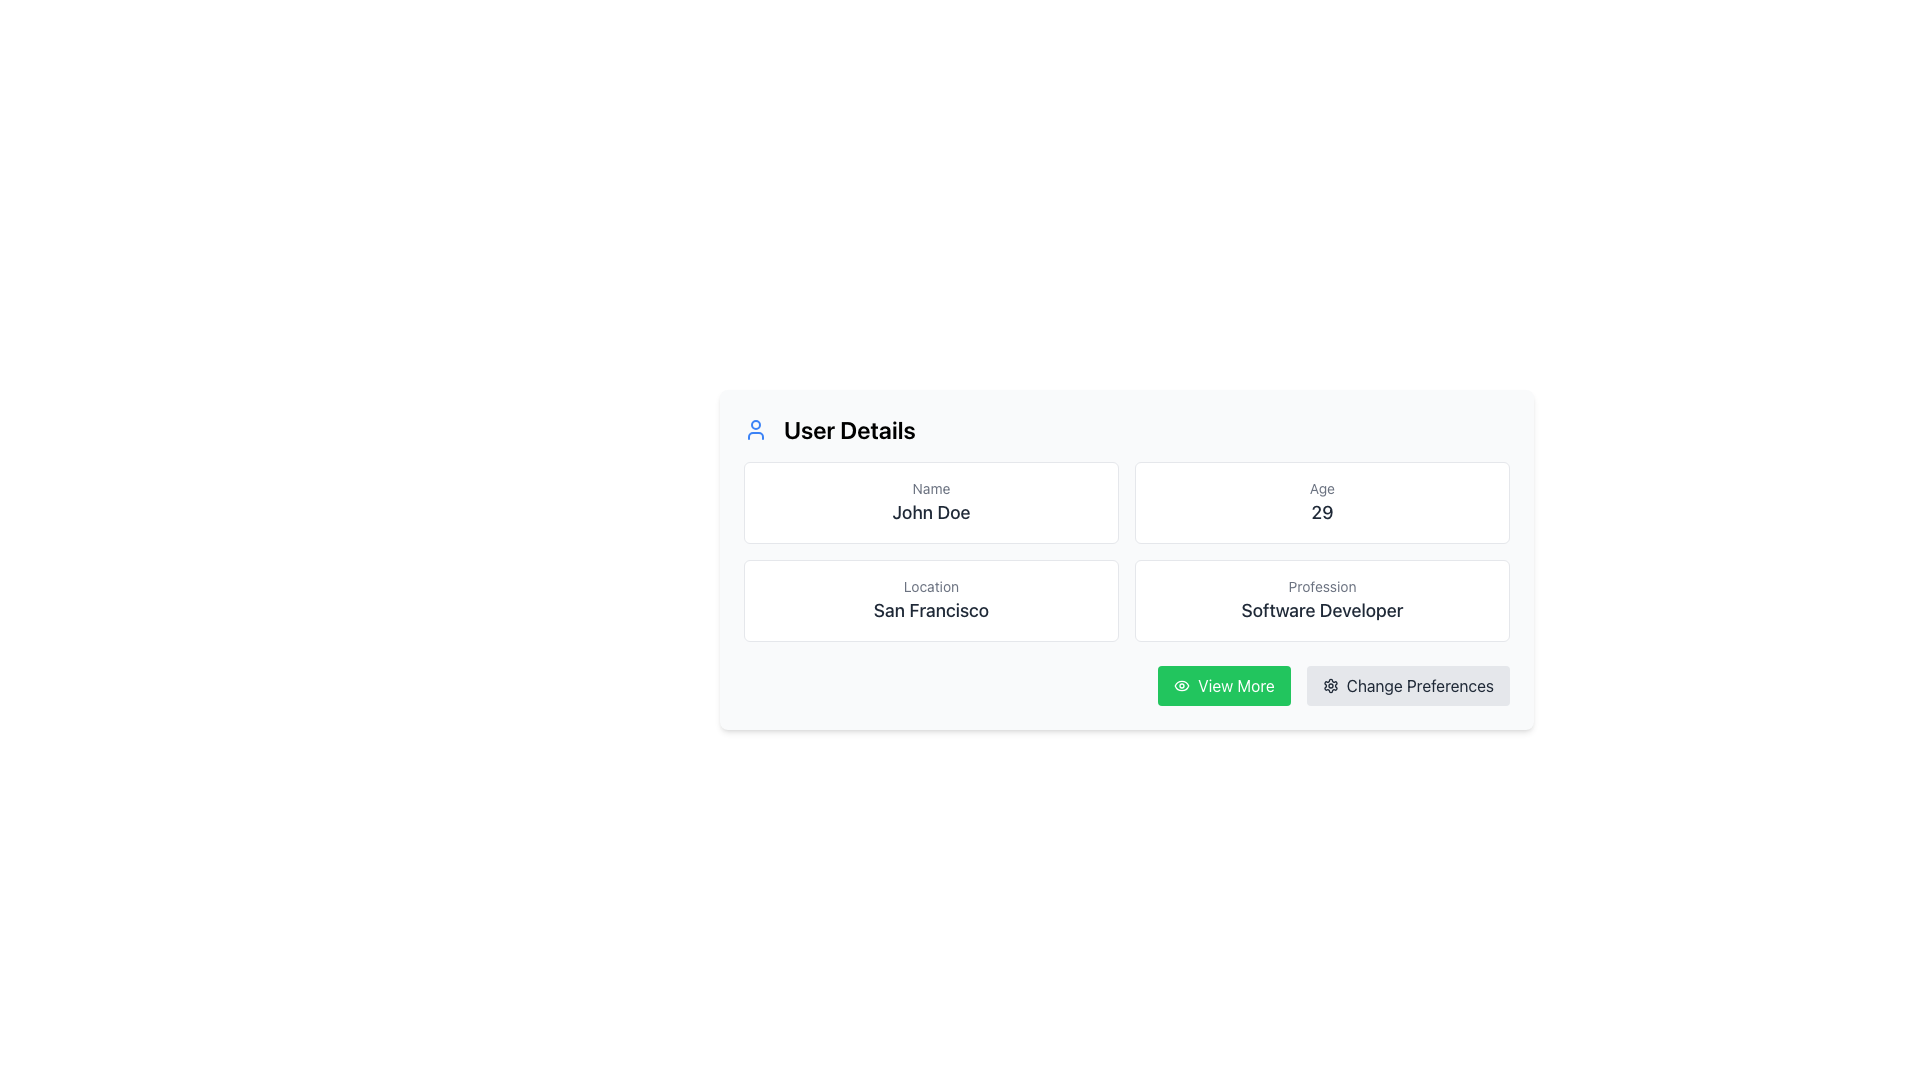  Describe the element at coordinates (930, 489) in the screenshot. I see `the static text label displaying 'Name' which is located at the top of a box in a grid layout containing user details` at that location.